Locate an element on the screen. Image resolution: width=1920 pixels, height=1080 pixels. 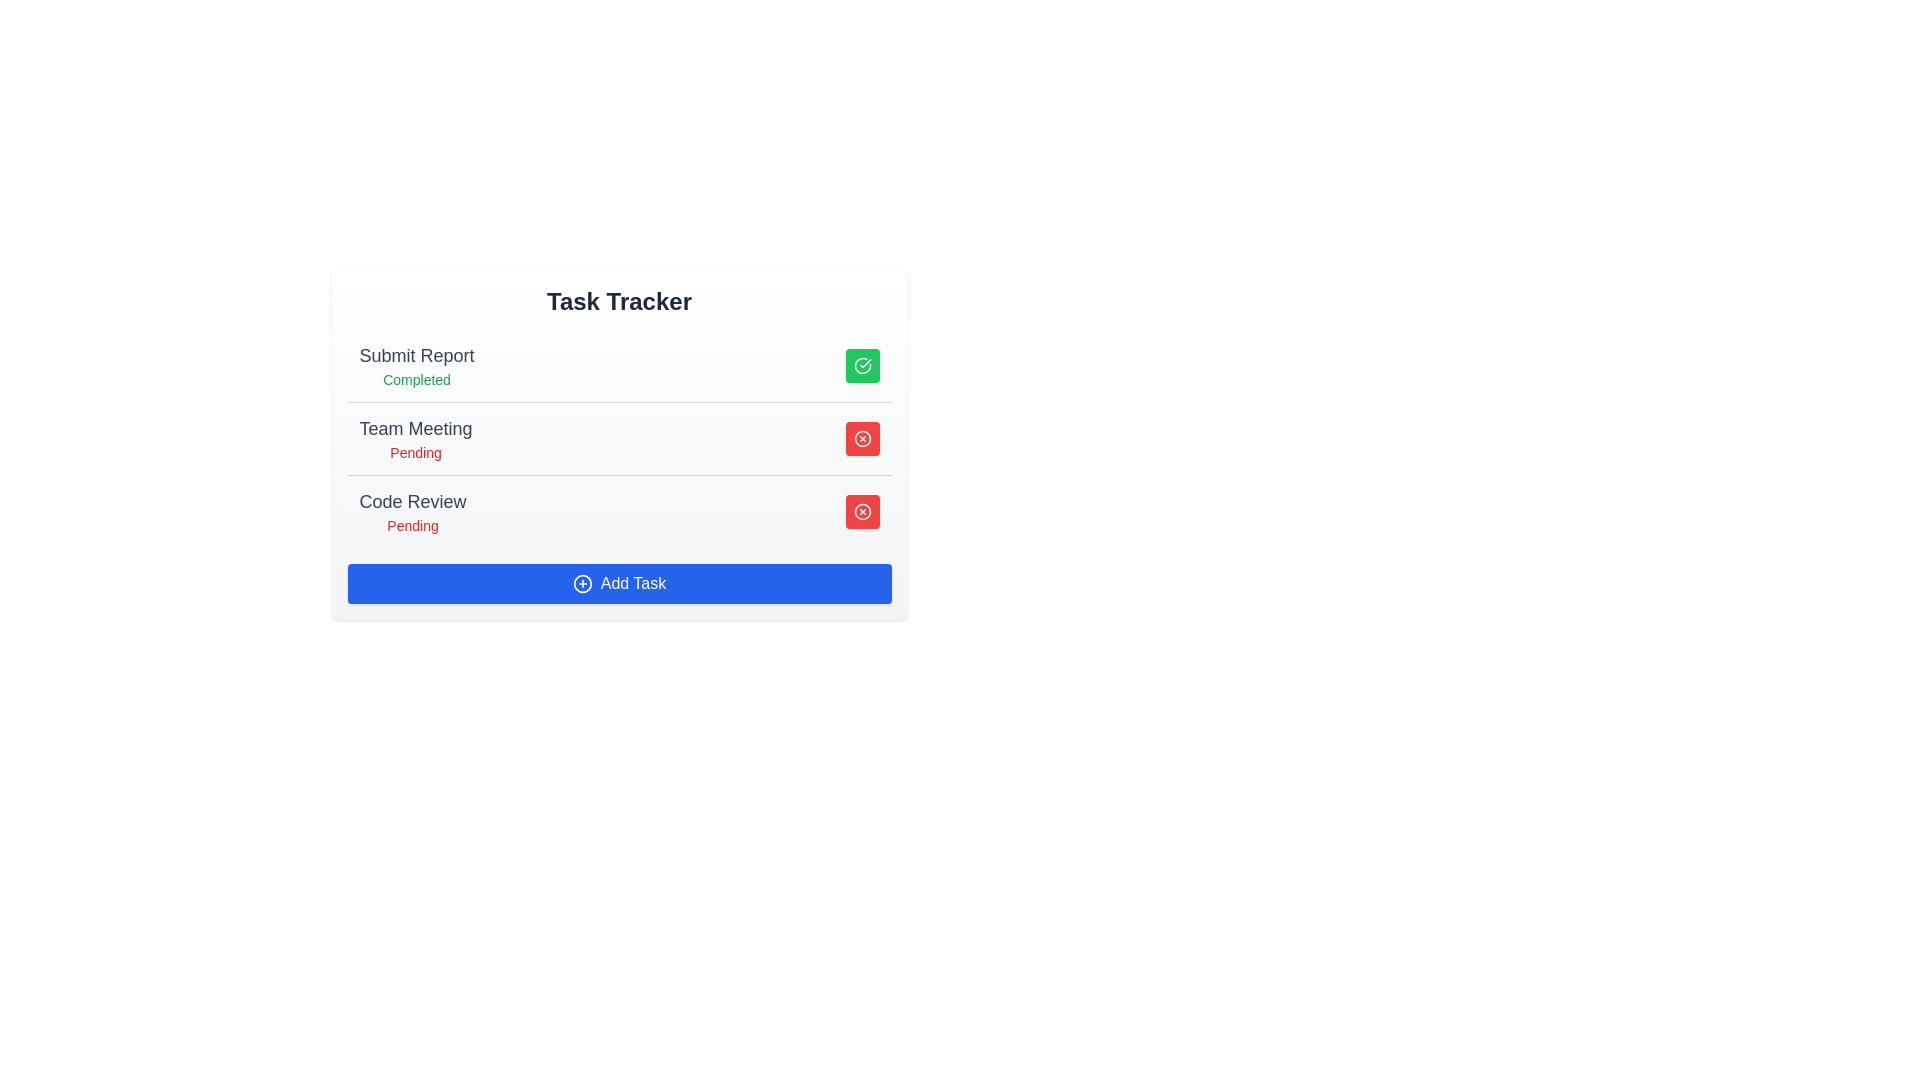
task details of the second task entry titled 'Team Meeting' with a status of 'Pending' in the task tracker list is located at coordinates (618, 437).